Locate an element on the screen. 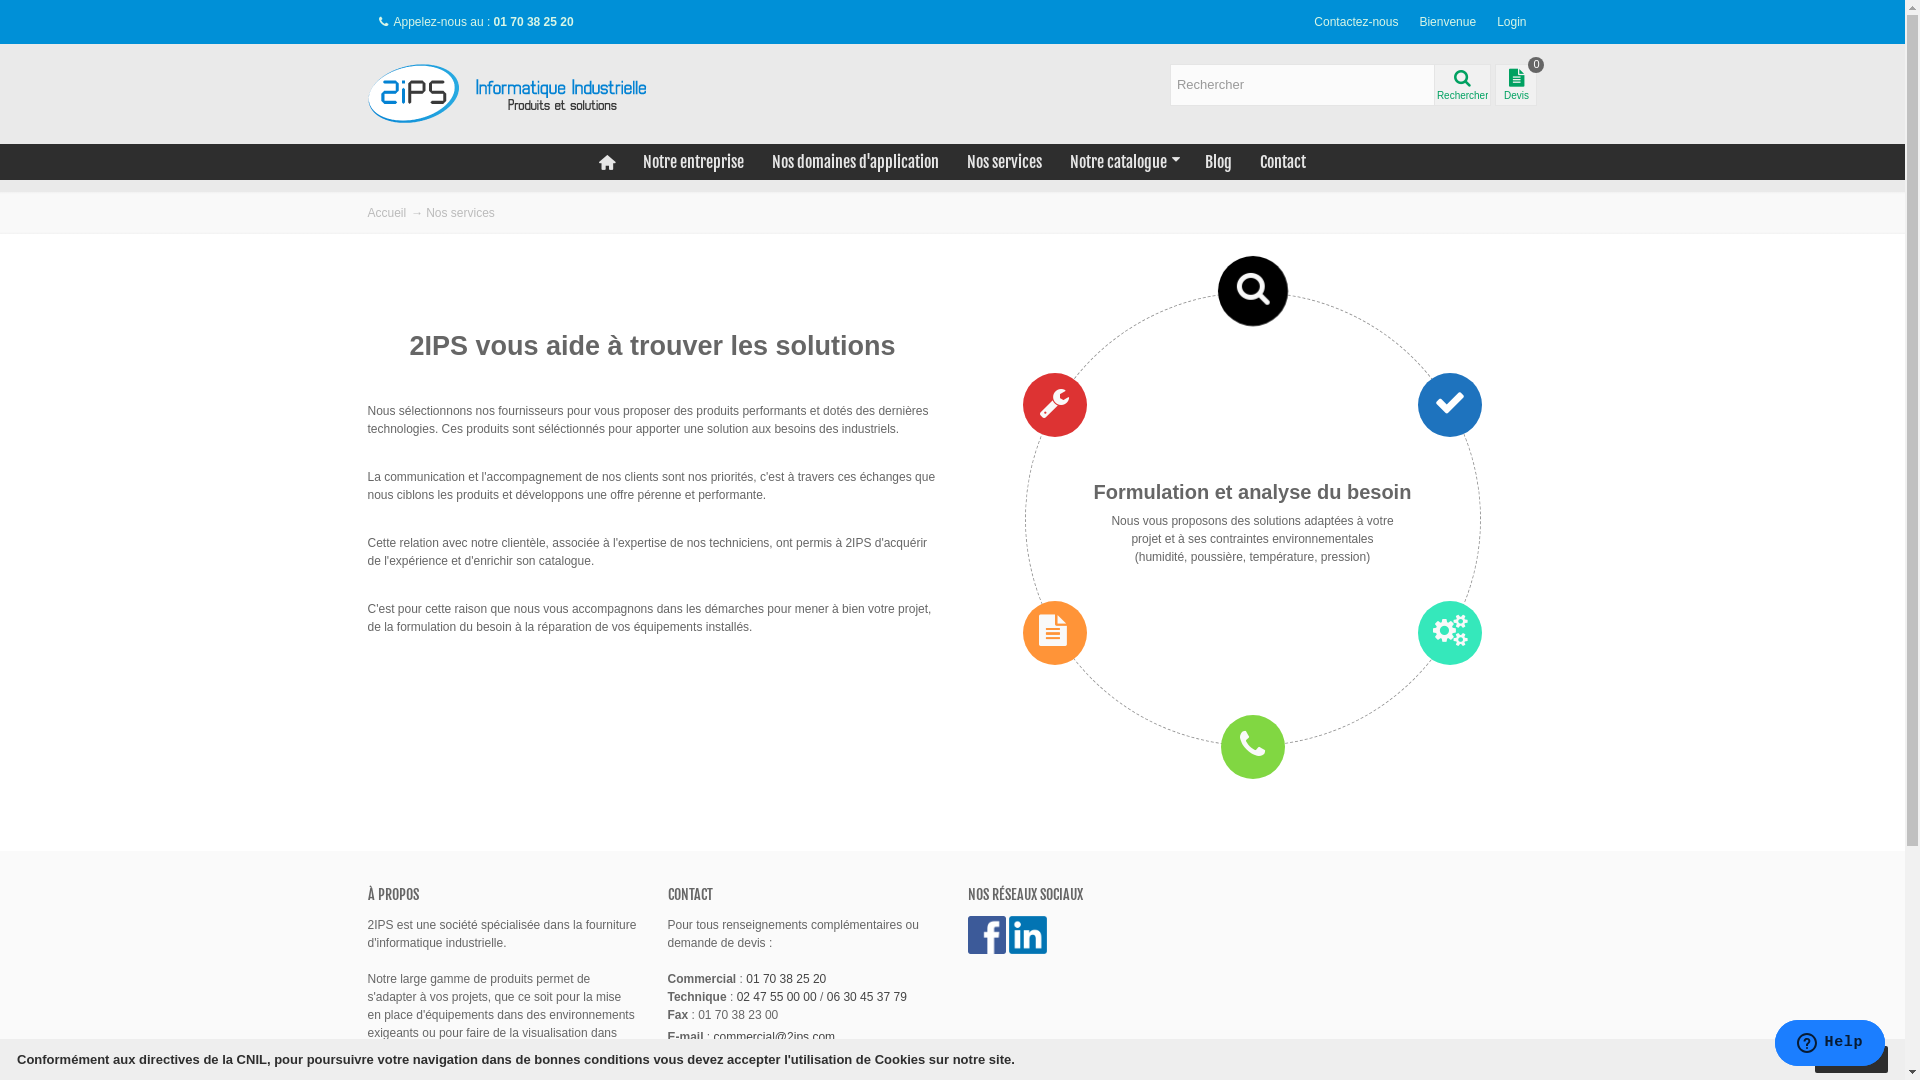 Image resolution: width=1920 pixels, height=1080 pixels. 'J'accepte' is located at coordinates (1850, 1058).